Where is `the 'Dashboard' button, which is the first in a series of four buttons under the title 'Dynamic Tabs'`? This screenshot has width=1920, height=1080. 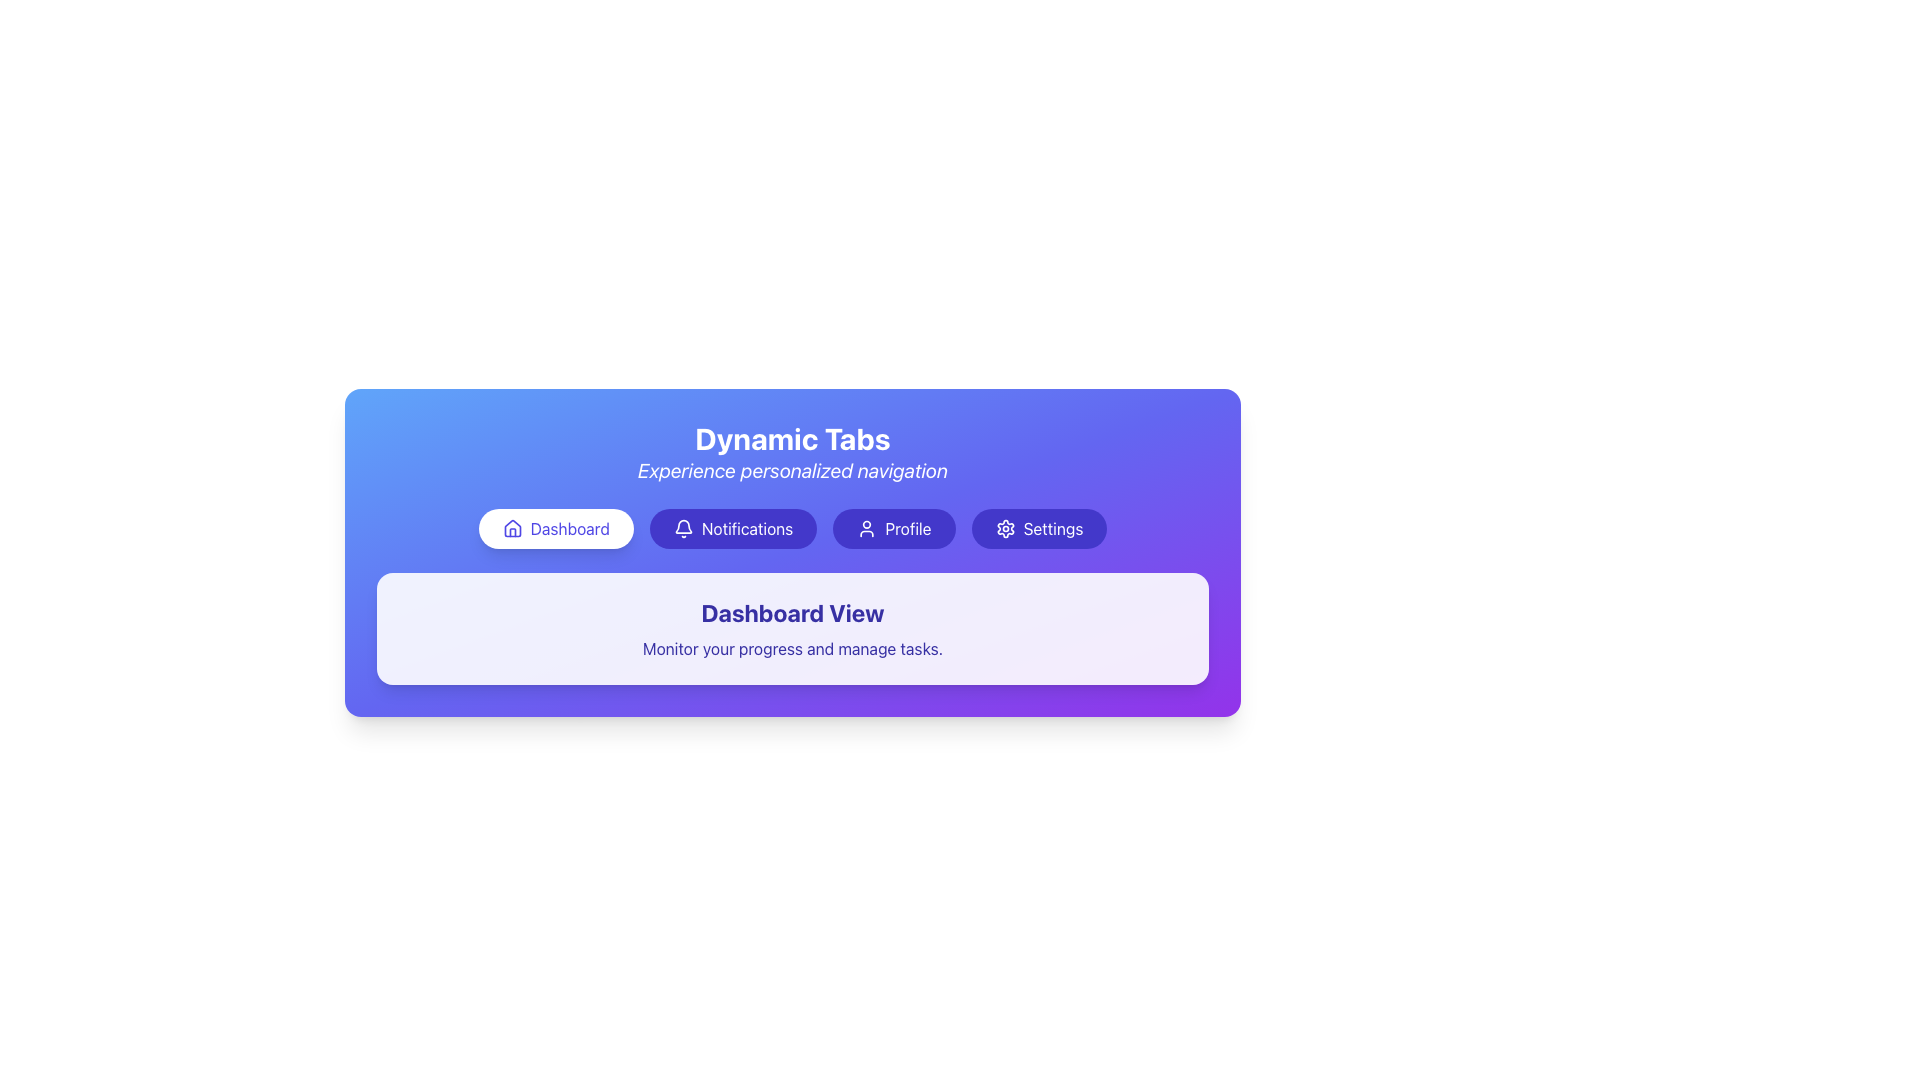 the 'Dashboard' button, which is the first in a series of four buttons under the title 'Dynamic Tabs' is located at coordinates (556, 527).